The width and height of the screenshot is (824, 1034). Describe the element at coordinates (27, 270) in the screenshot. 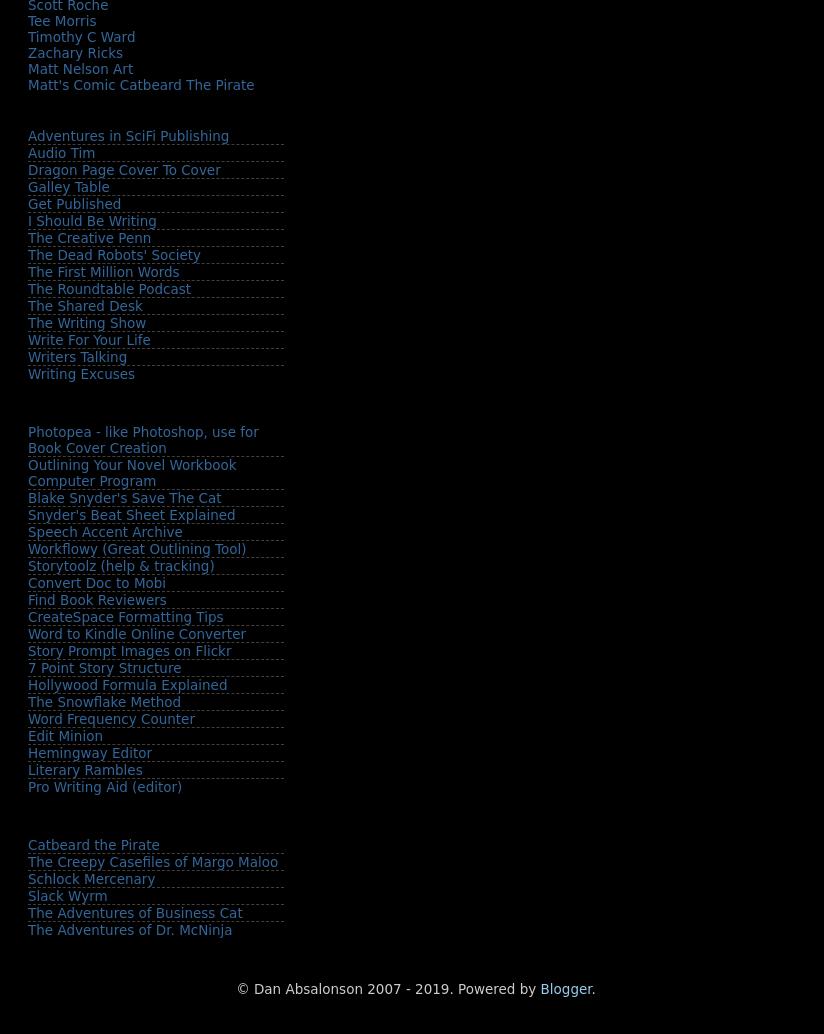

I see `'The First Million Words'` at that location.